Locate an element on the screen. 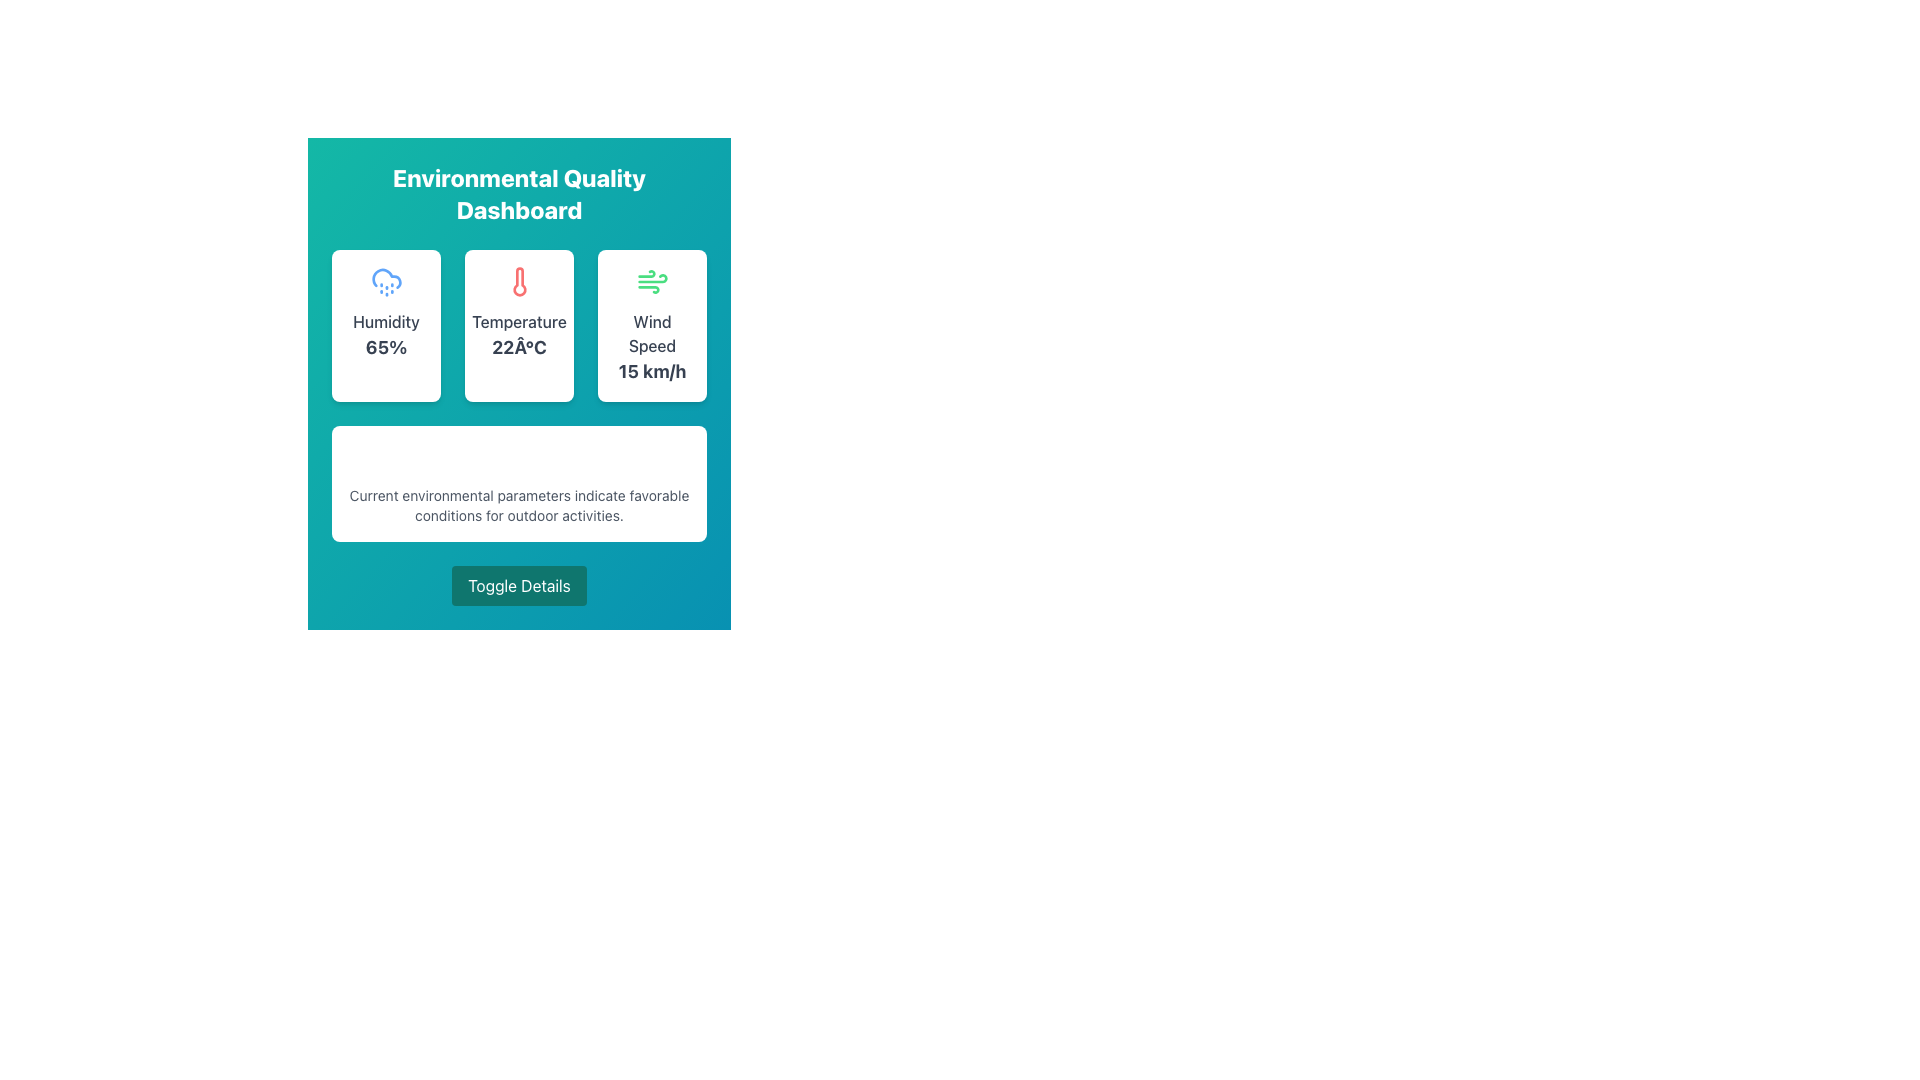  the 'Humidity' text label, which is part of the leftmost card in the dashboard, positioned below a cloud-and-drizzle icon and above the bold '65%' text is located at coordinates (386, 320).